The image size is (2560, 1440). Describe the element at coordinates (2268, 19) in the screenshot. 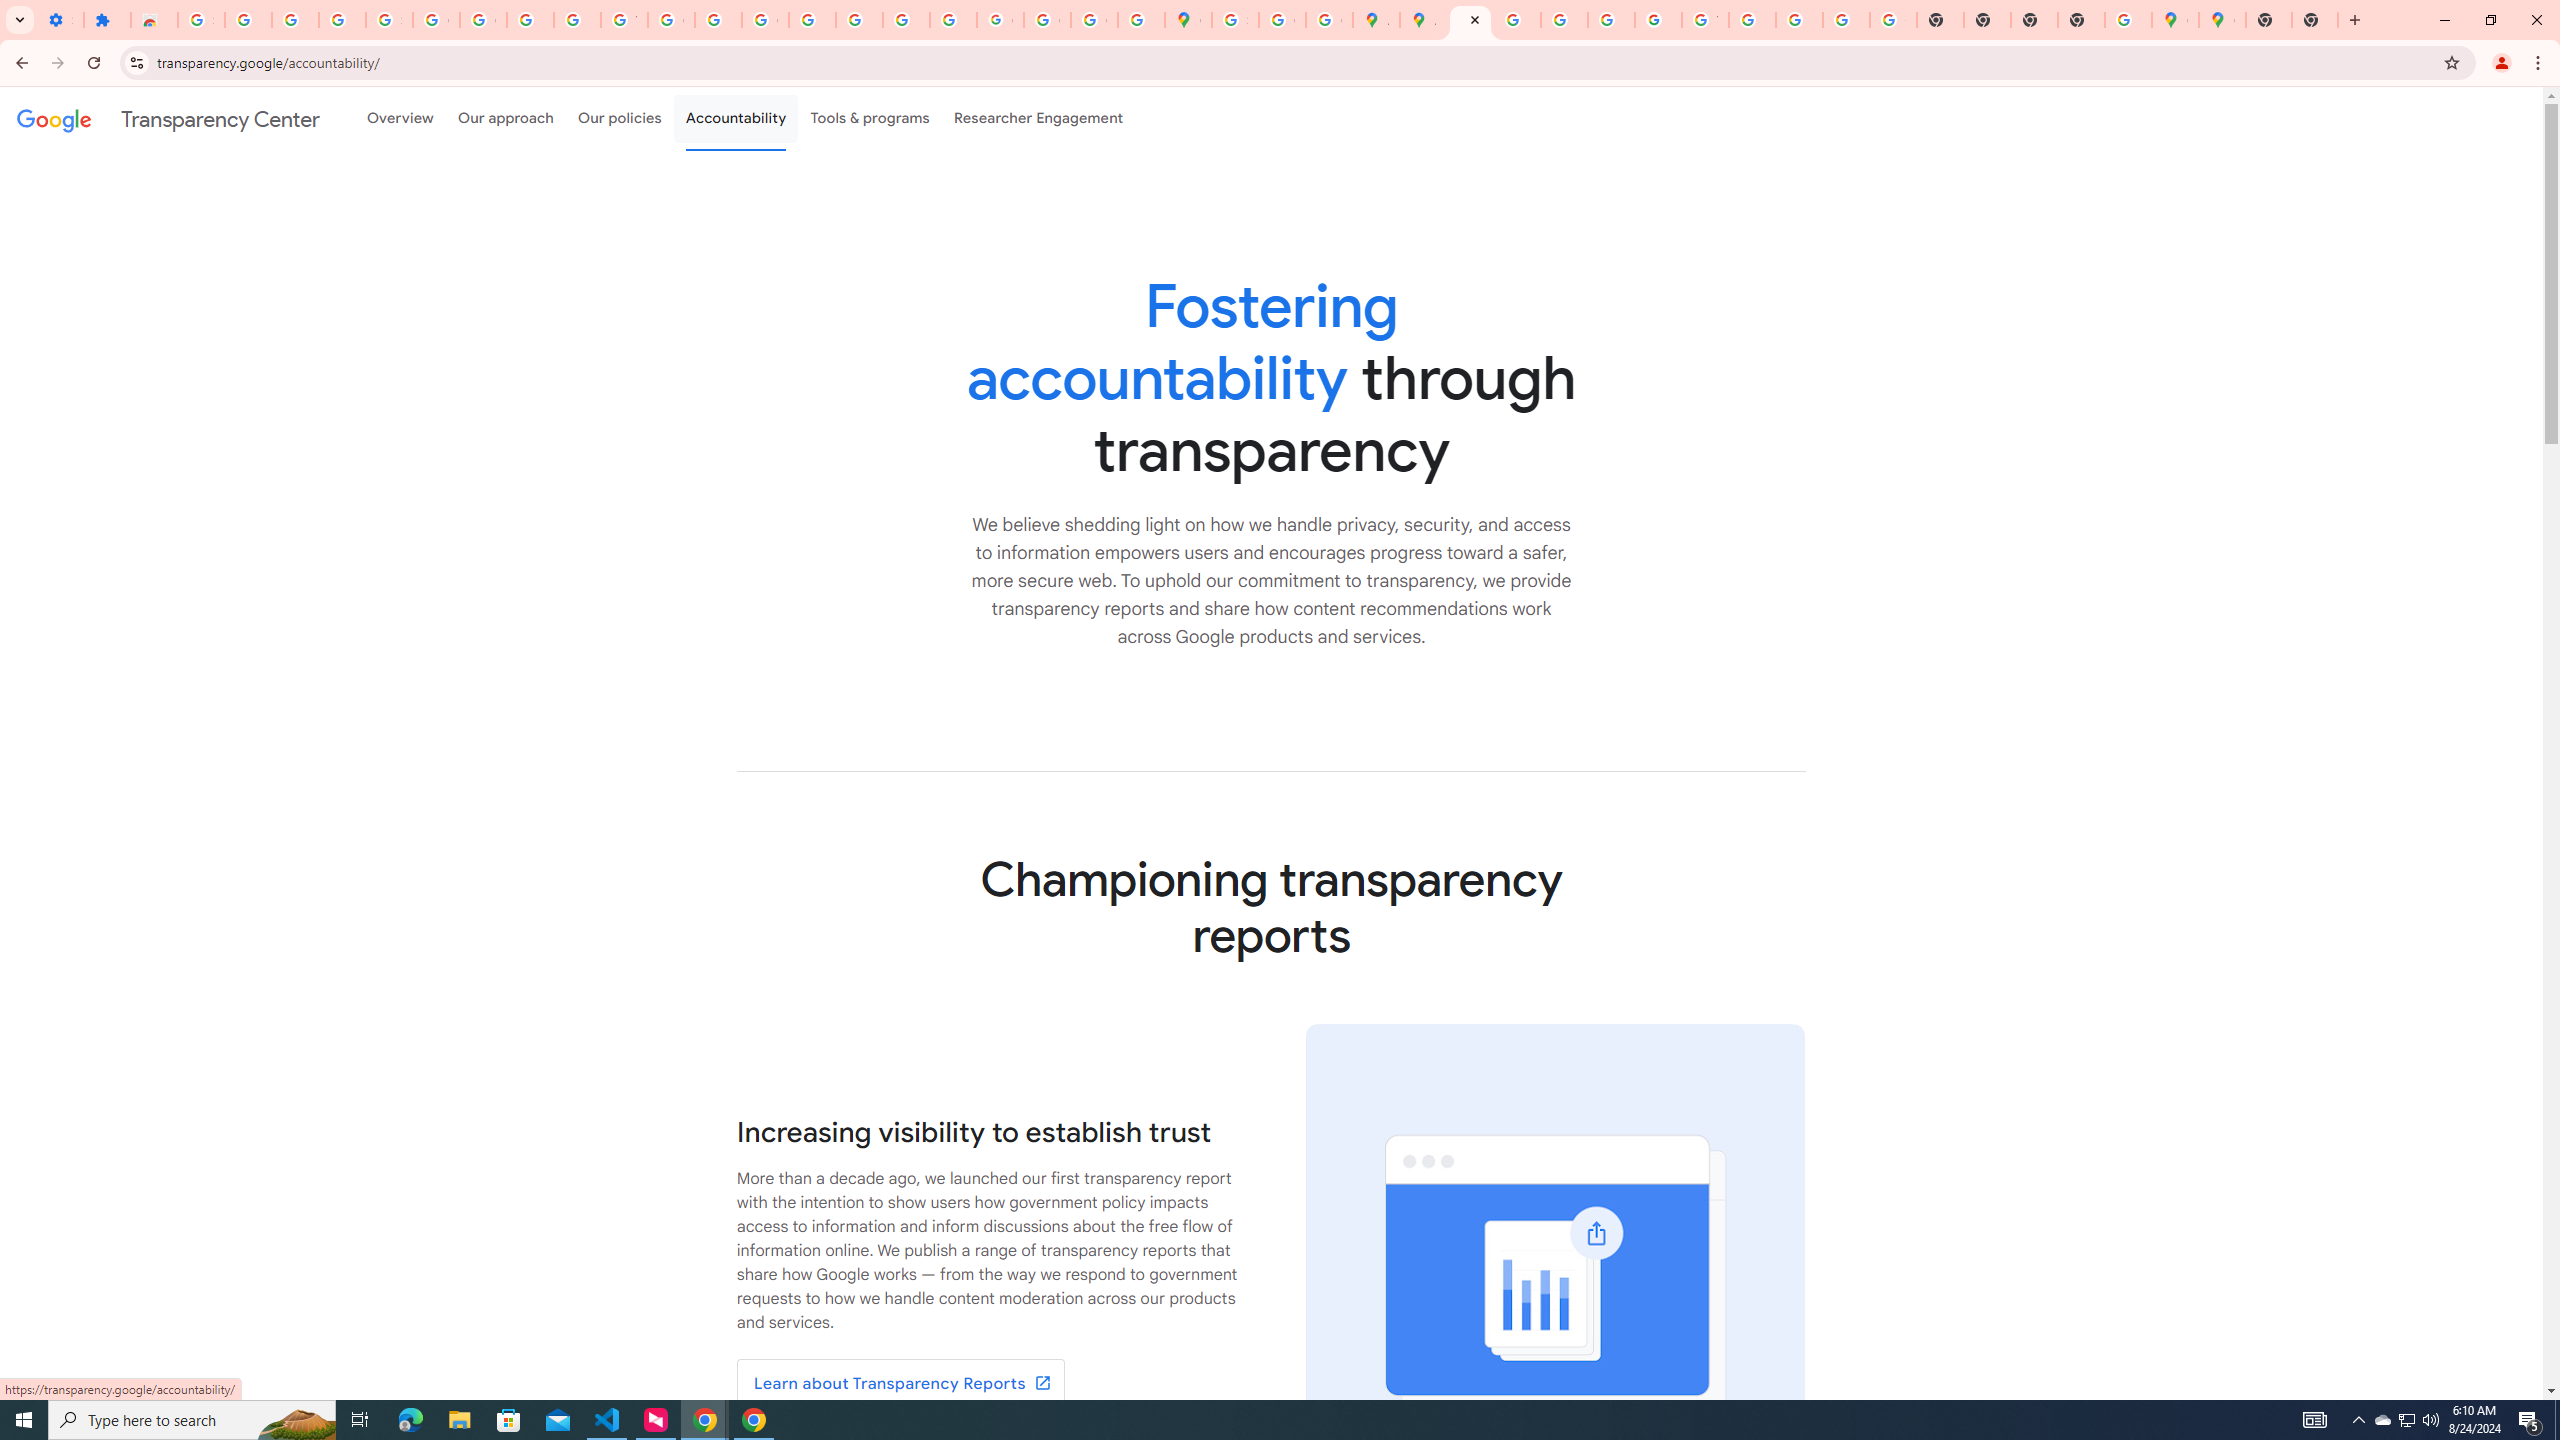

I see `'New Tab'` at that location.